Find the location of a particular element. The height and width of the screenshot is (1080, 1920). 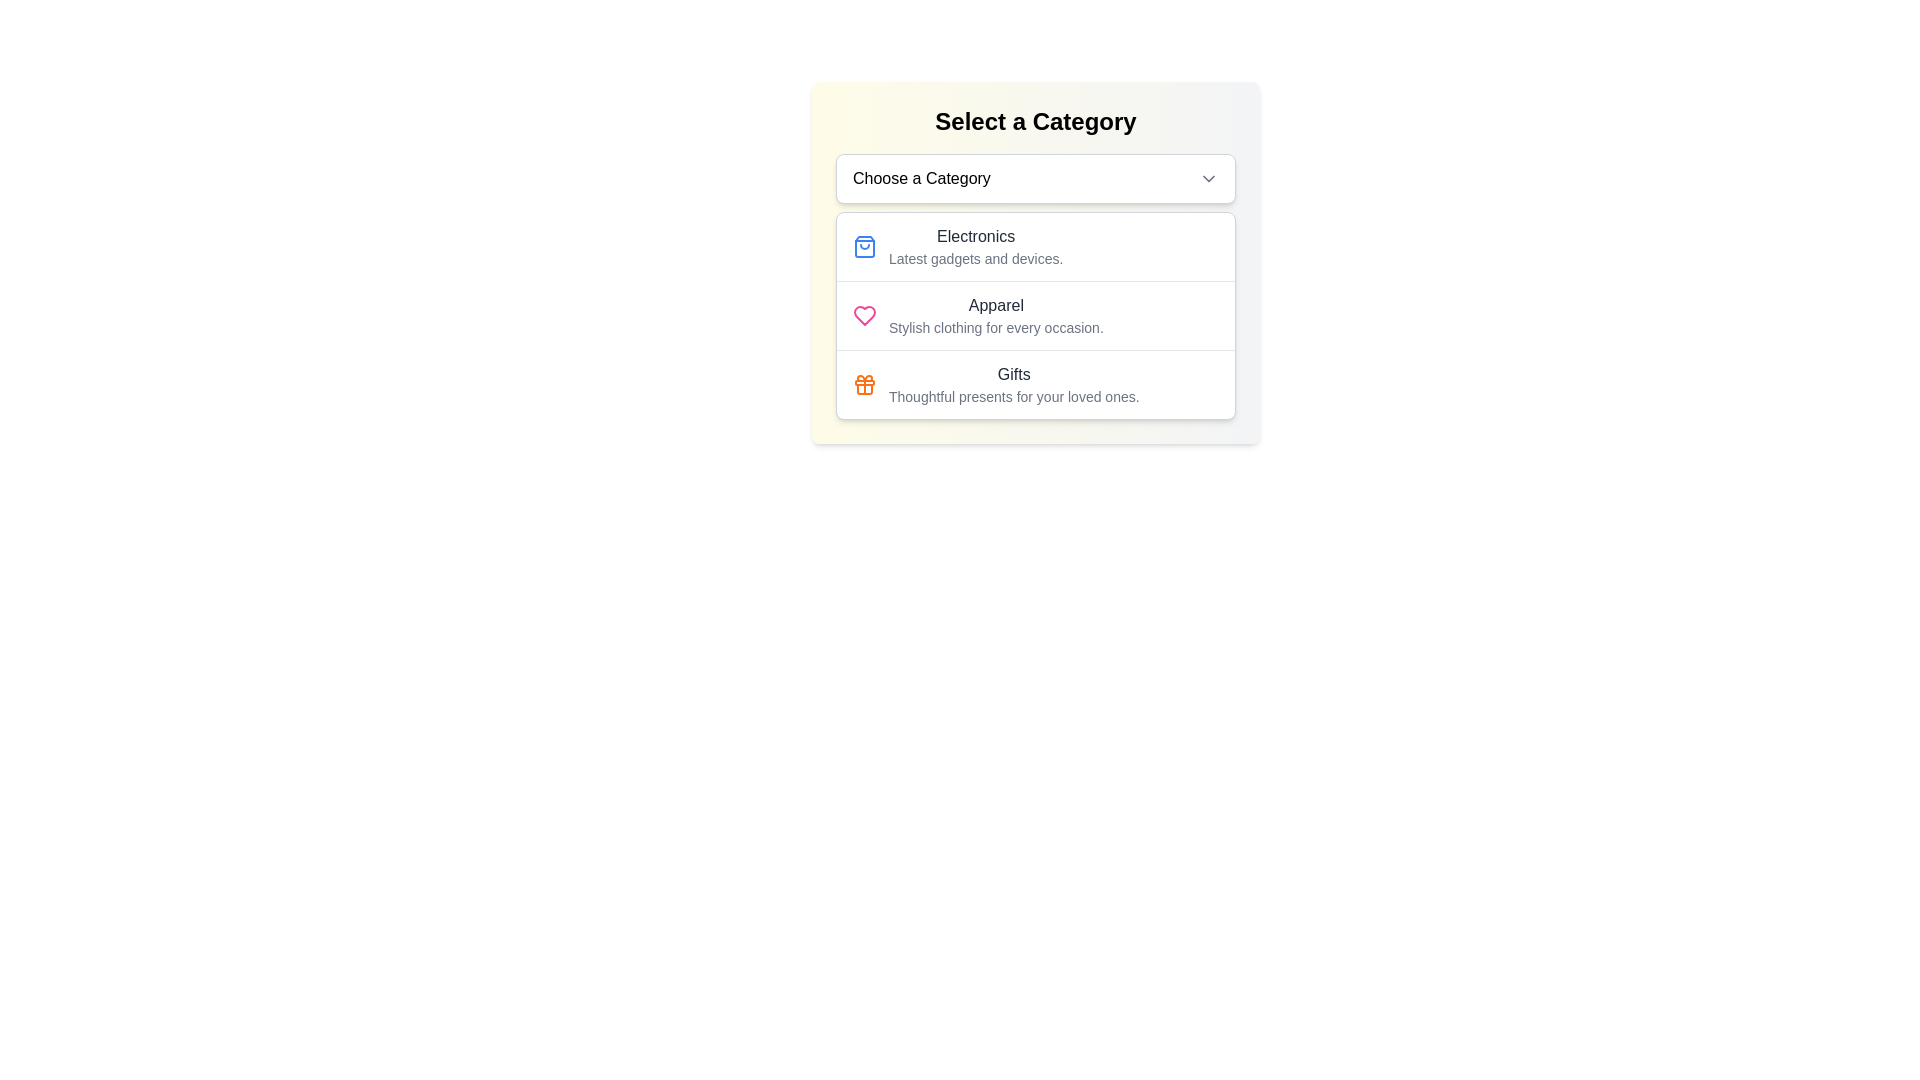

the text description element that provides additional context for the 'Gifts' category in the 'Select a Category' dropdown menu, positioned beneath the 'Gifts' title is located at coordinates (1014, 397).